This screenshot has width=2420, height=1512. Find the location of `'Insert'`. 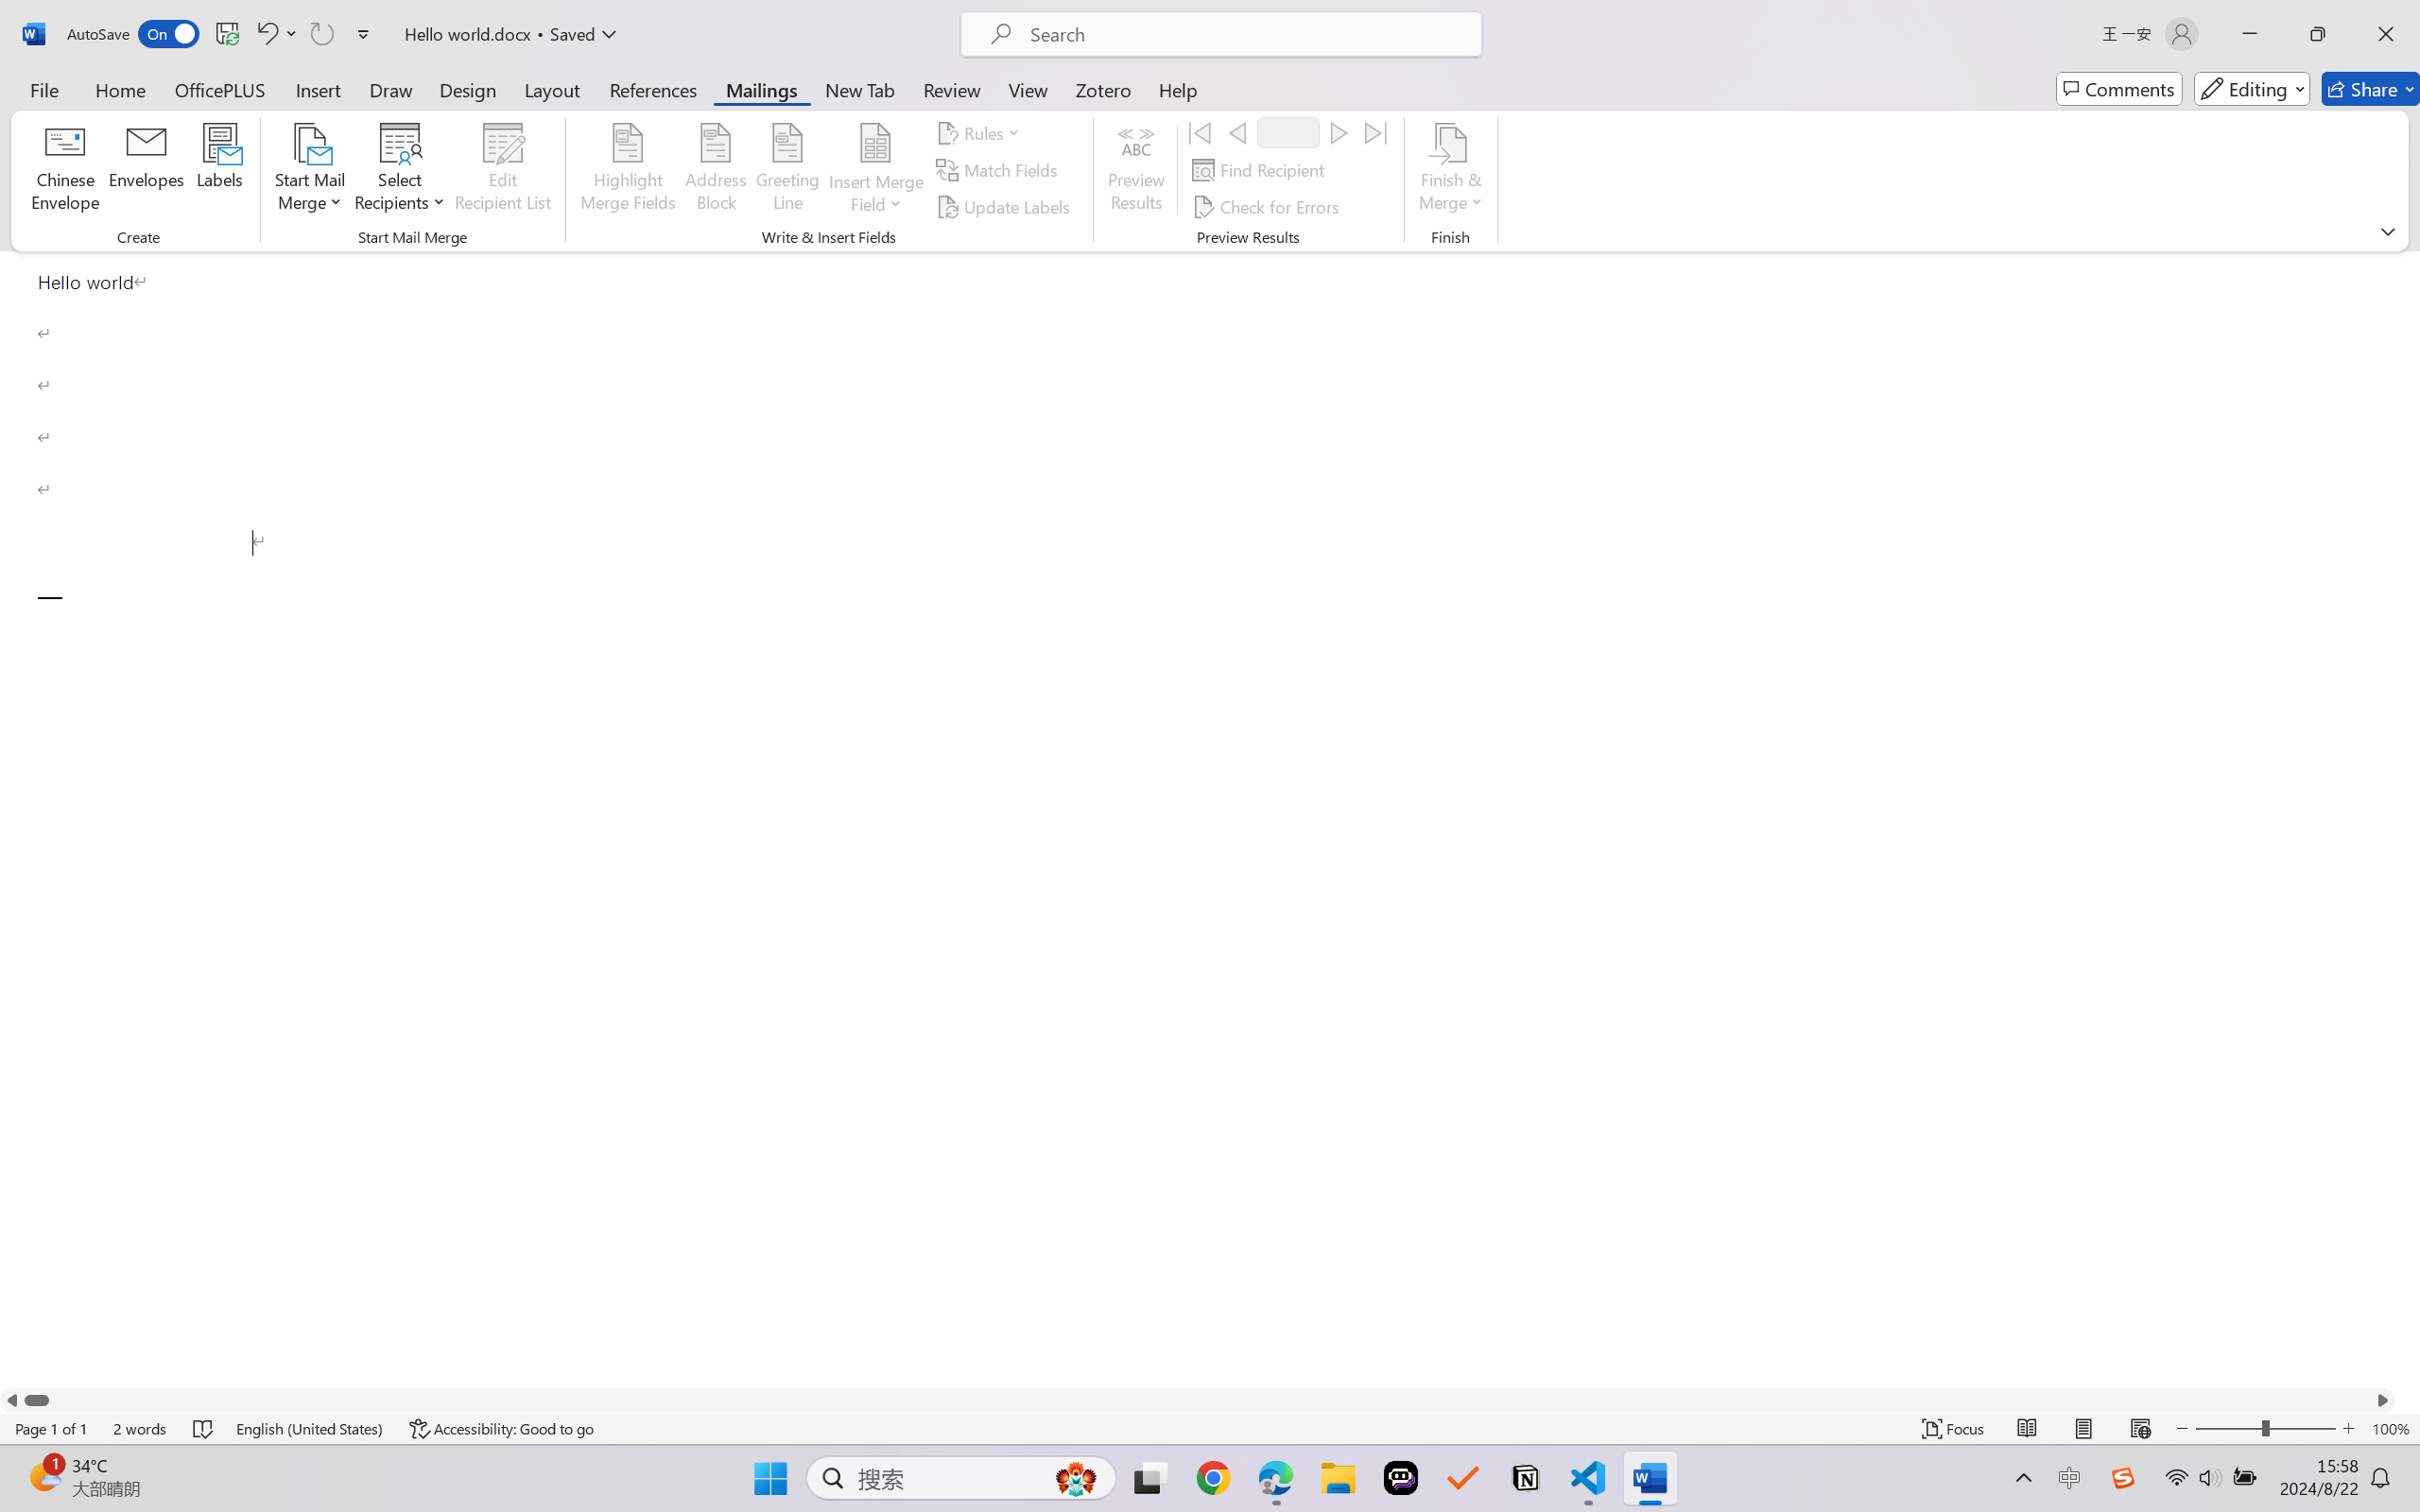

'Insert' is located at coordinates (317, 88).